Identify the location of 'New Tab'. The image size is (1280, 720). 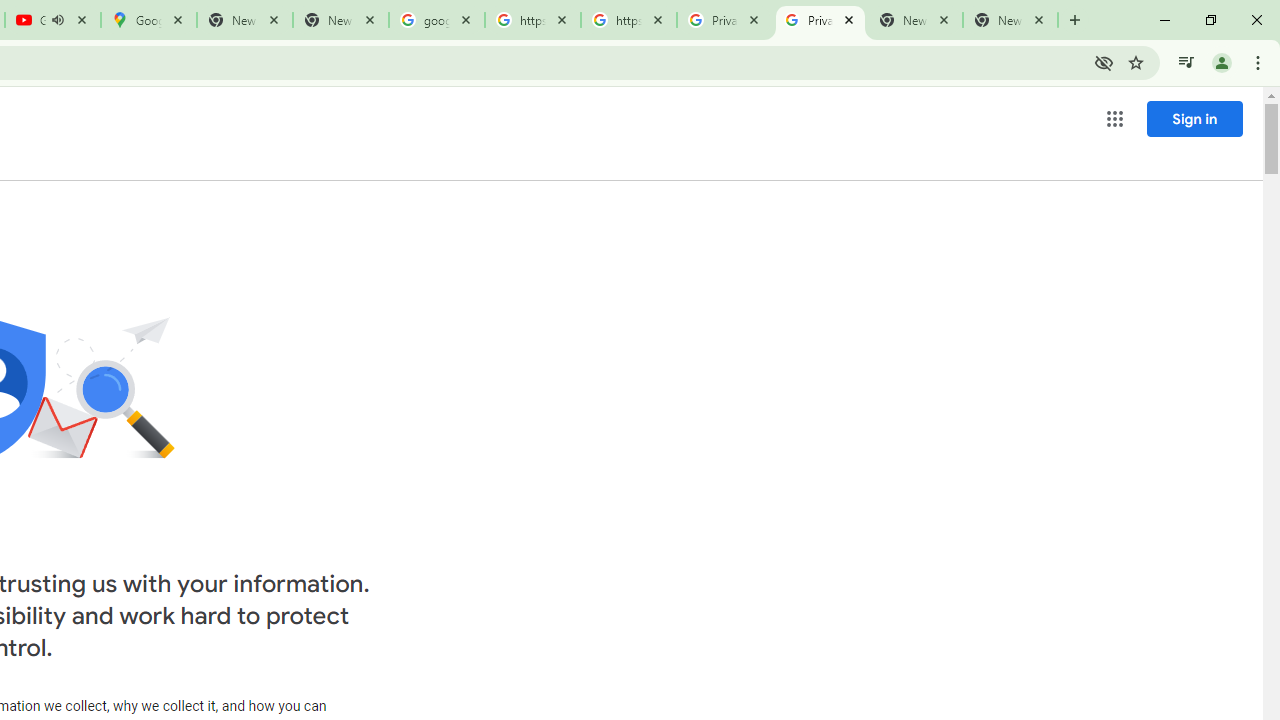
(1010, 20).